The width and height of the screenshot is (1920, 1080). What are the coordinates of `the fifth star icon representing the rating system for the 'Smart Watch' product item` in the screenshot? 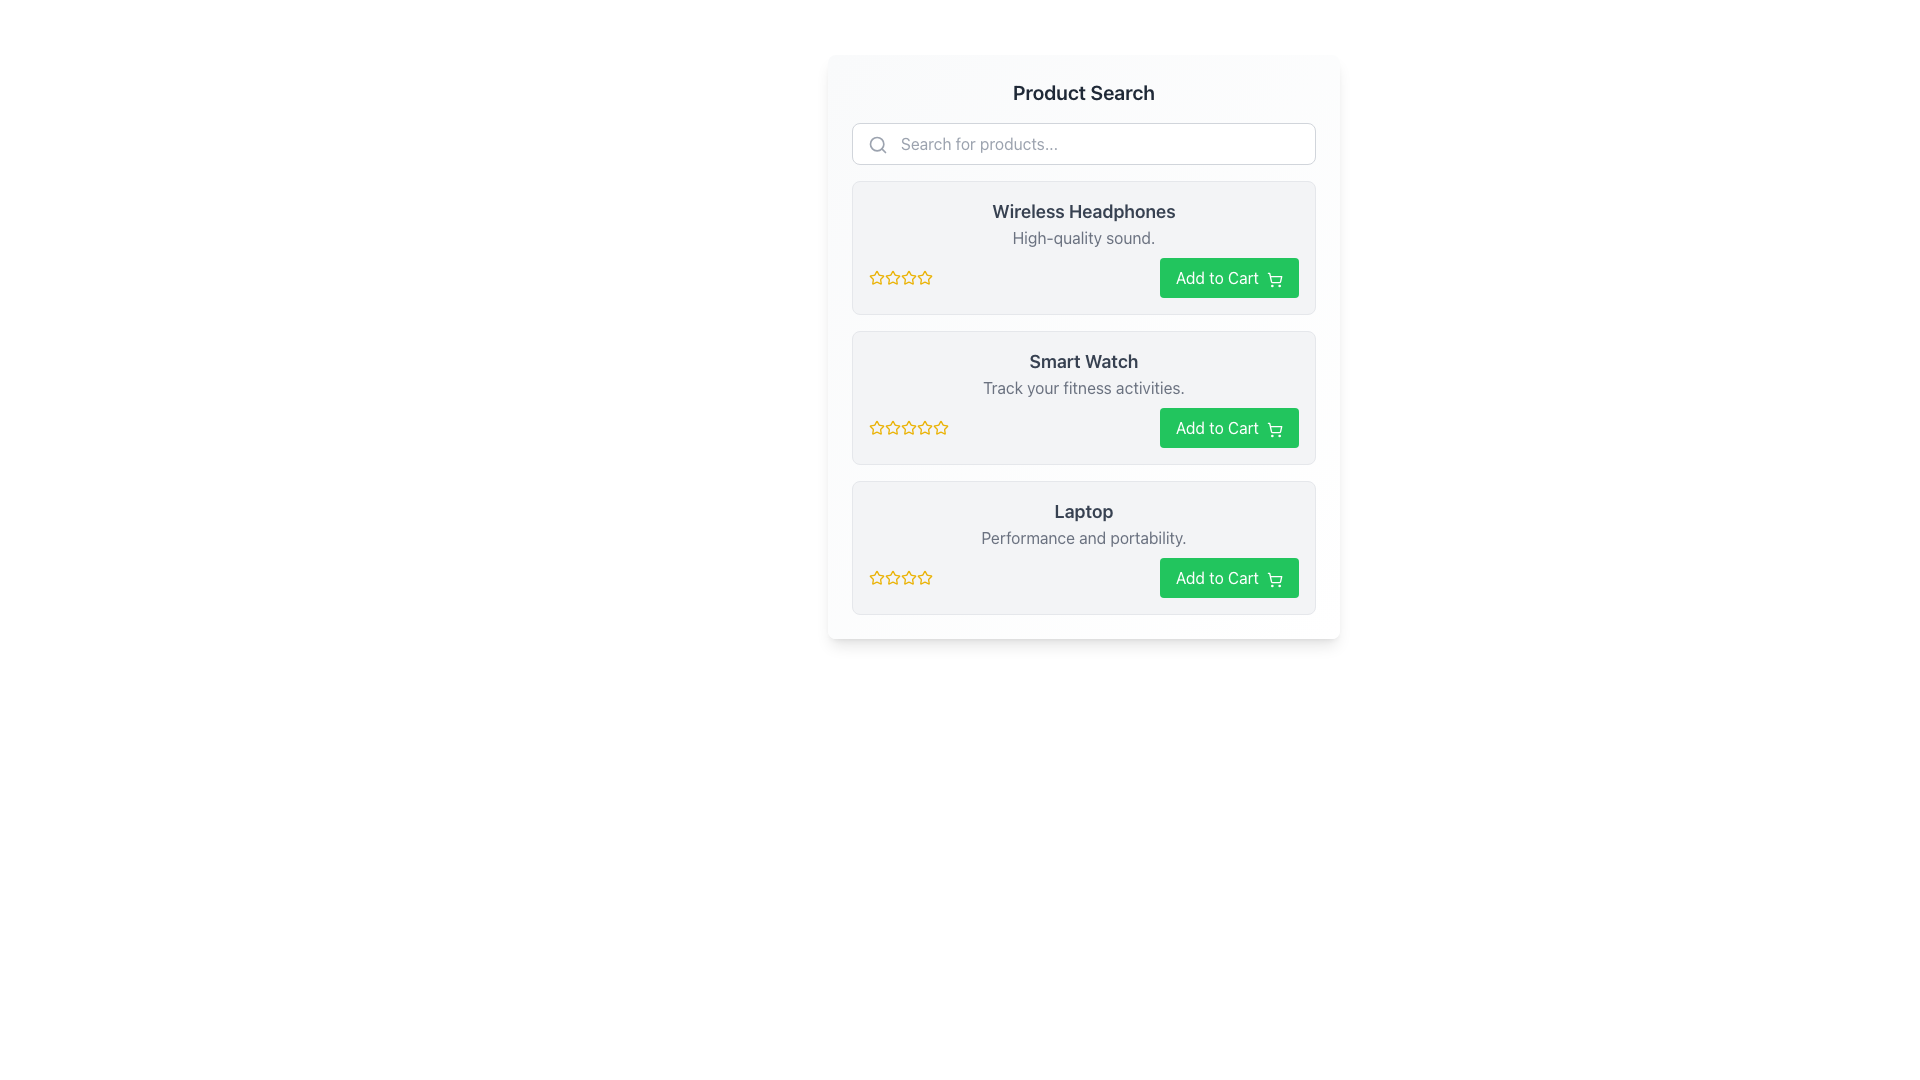 It's located at (939, 427).